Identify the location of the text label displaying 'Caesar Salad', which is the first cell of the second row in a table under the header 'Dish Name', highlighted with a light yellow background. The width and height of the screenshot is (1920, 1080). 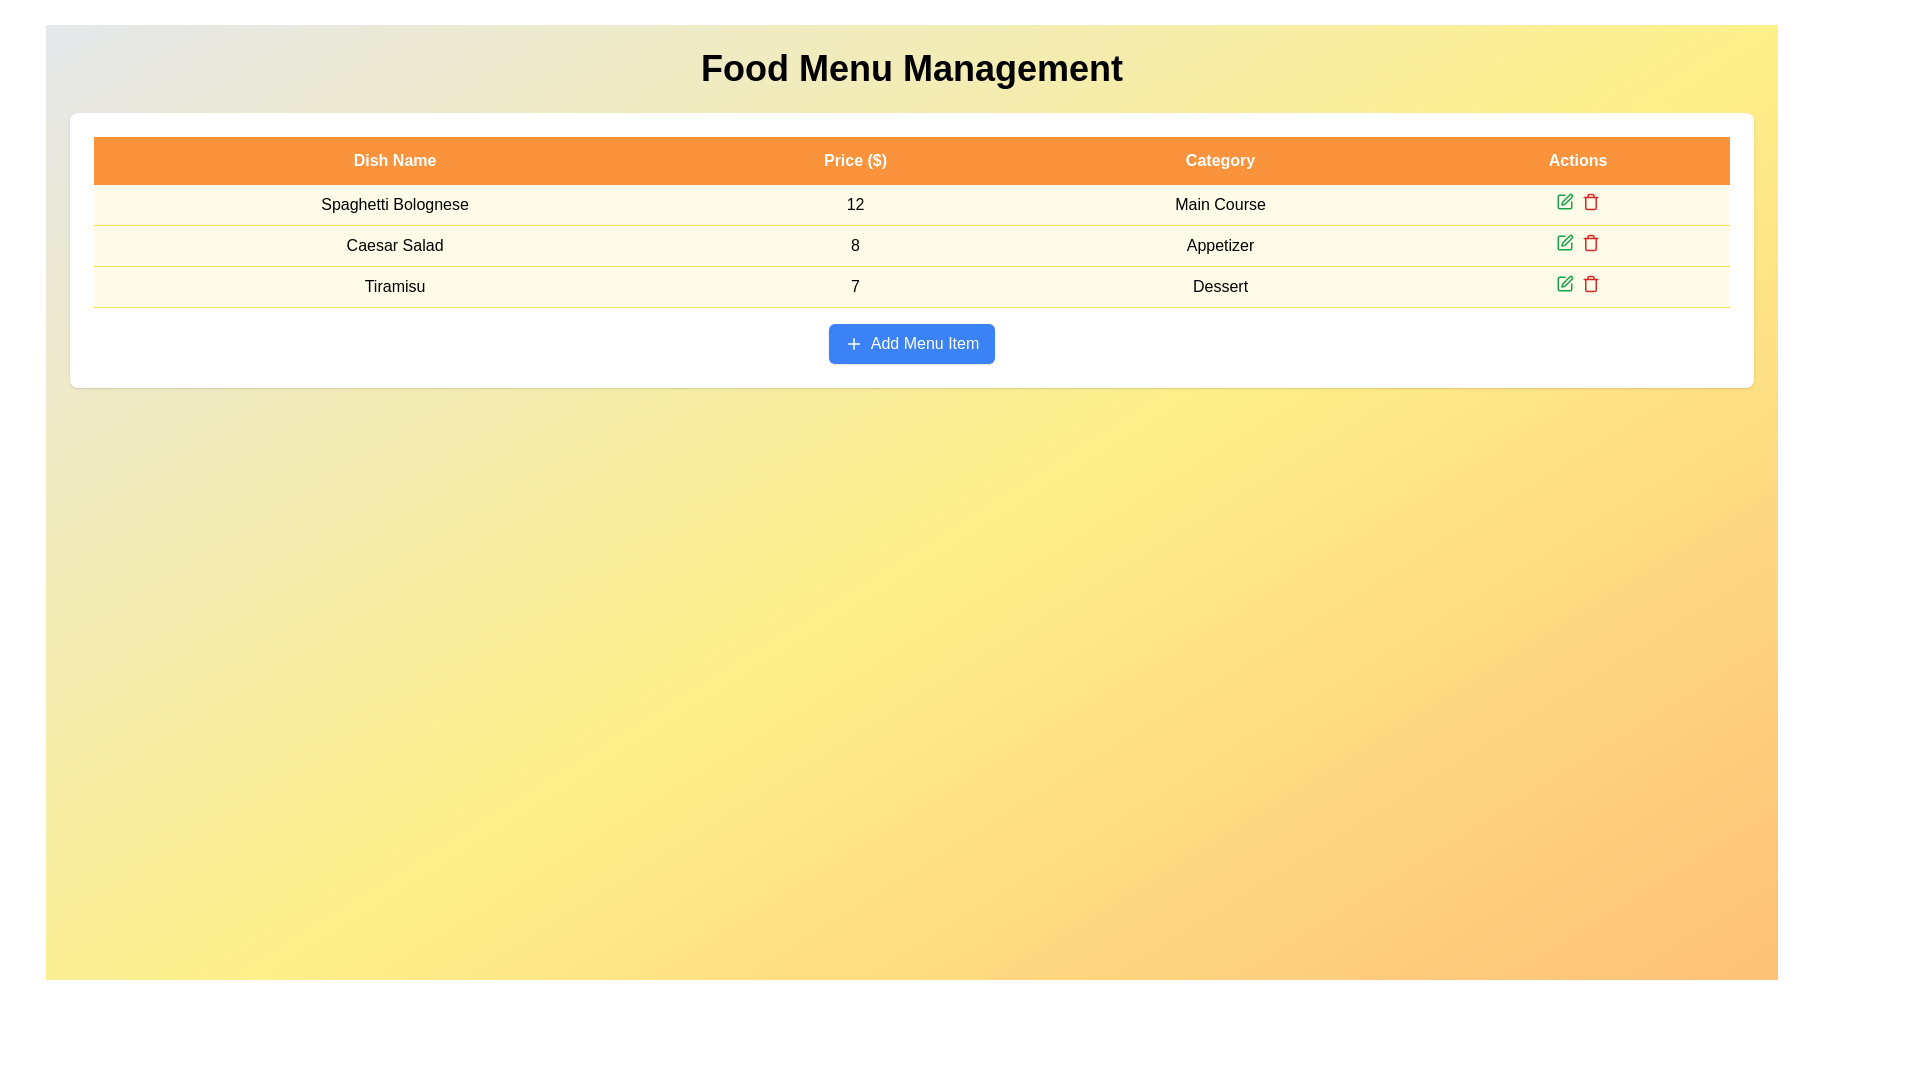
(395, 245).